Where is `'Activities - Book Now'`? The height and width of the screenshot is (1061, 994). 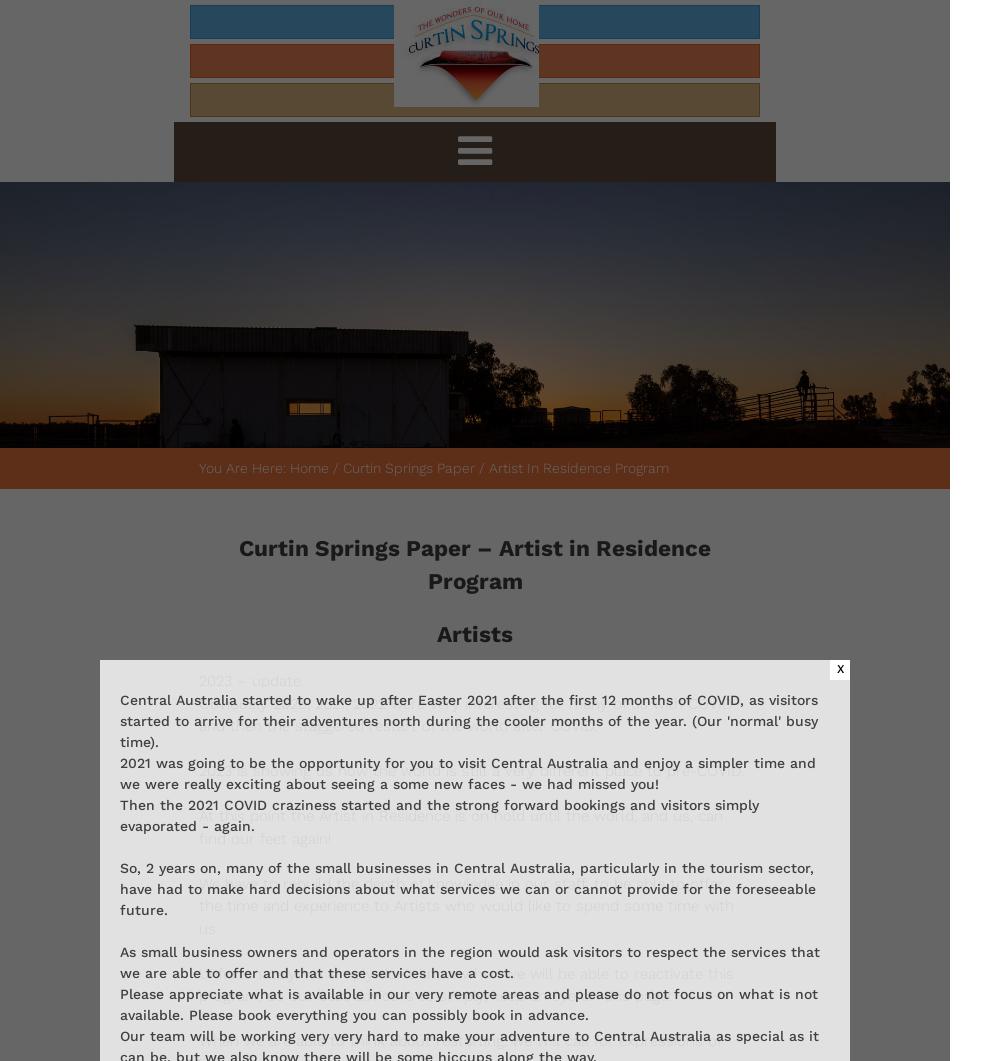 'Activities - Book Now' is located at coordinates (861, 61).